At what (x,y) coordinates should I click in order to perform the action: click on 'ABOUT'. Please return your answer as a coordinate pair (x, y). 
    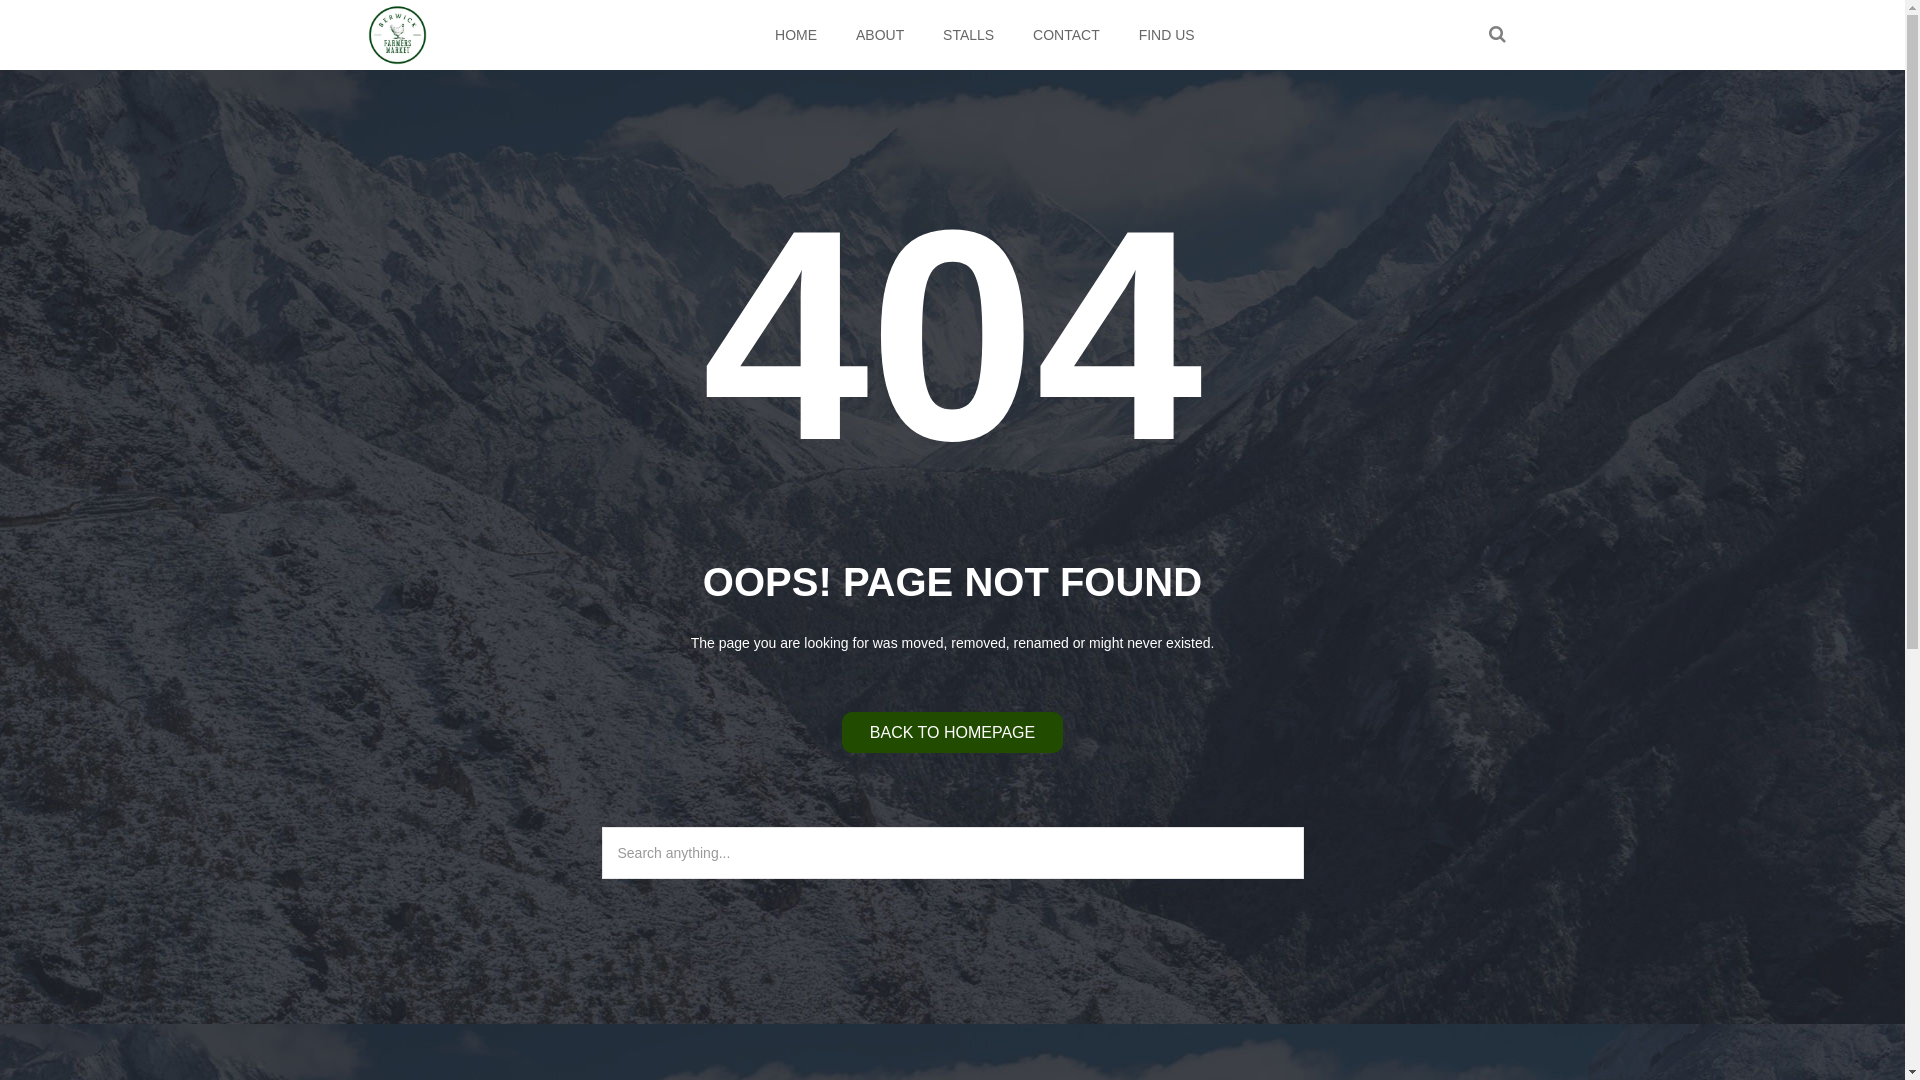
    Looking at the image, I should click on (879, 34).